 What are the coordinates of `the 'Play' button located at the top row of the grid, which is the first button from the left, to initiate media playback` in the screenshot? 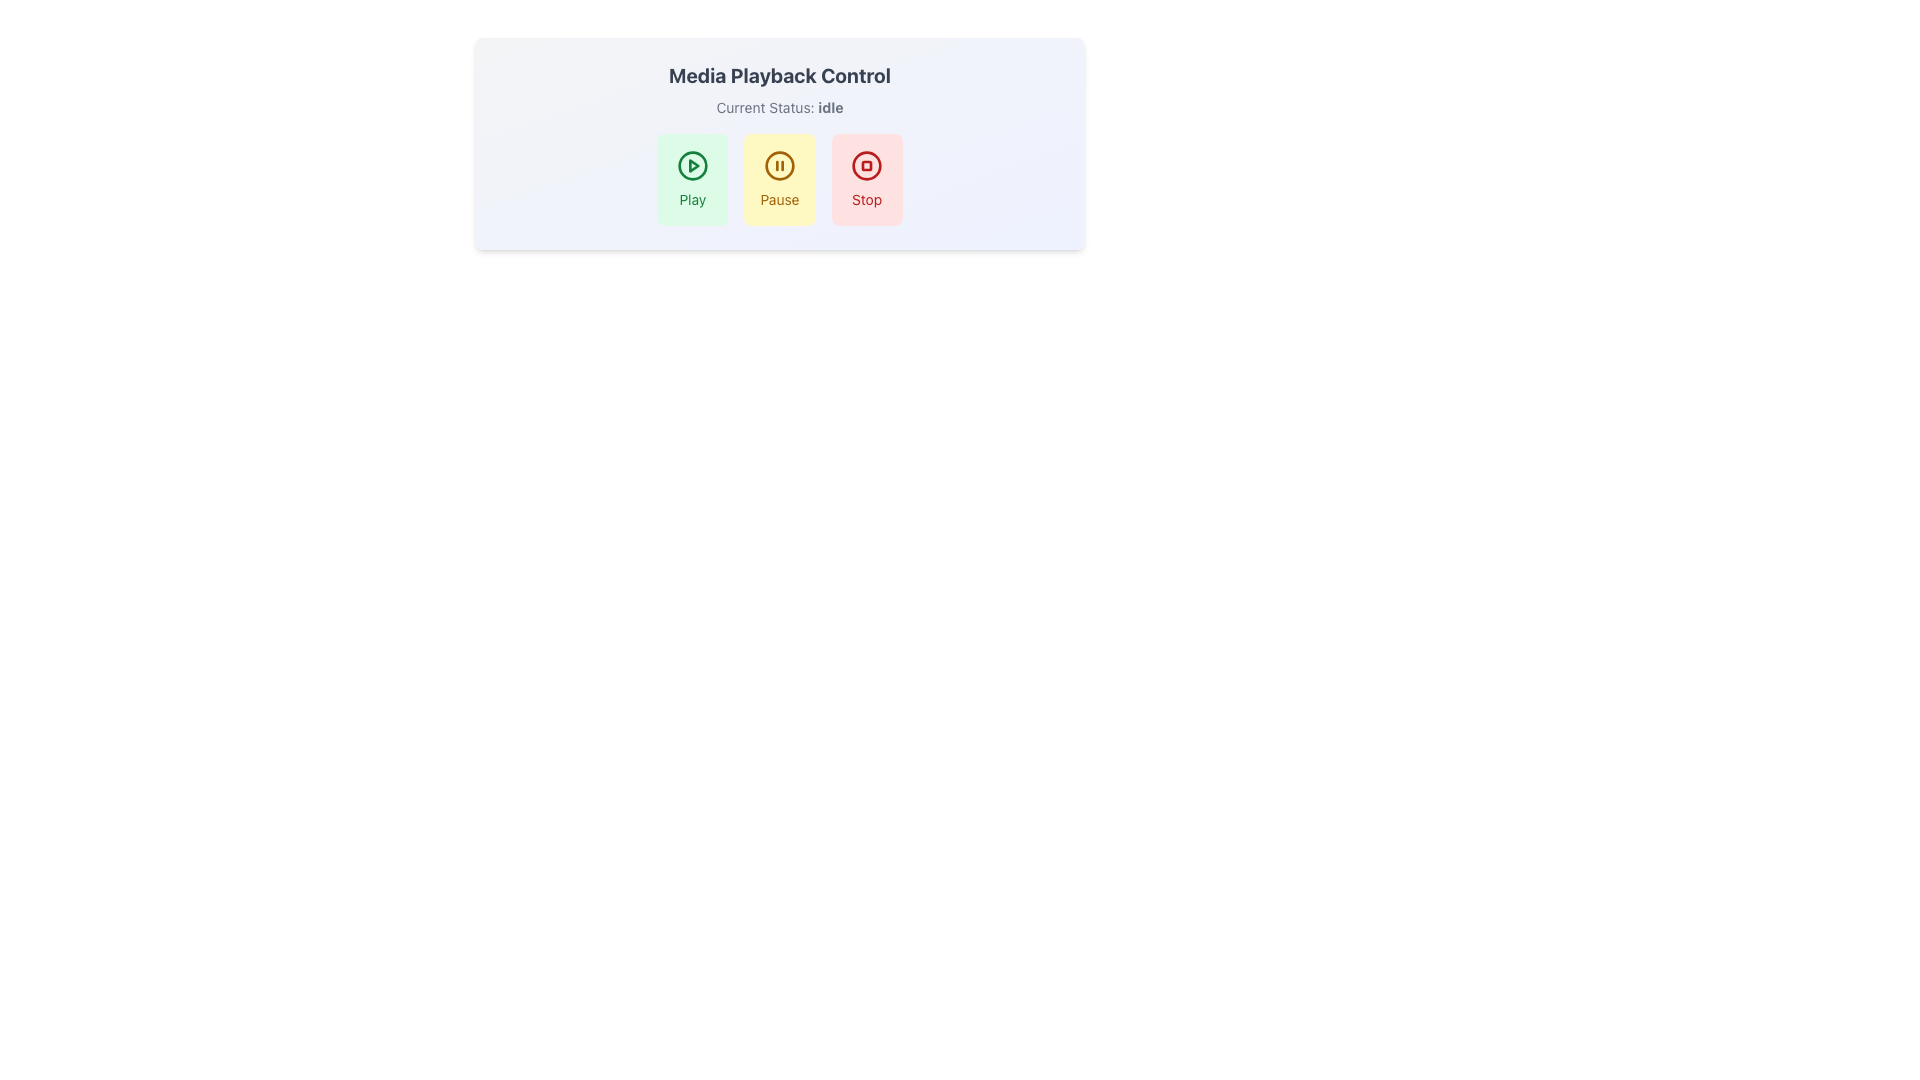 It's located at (692, 180).